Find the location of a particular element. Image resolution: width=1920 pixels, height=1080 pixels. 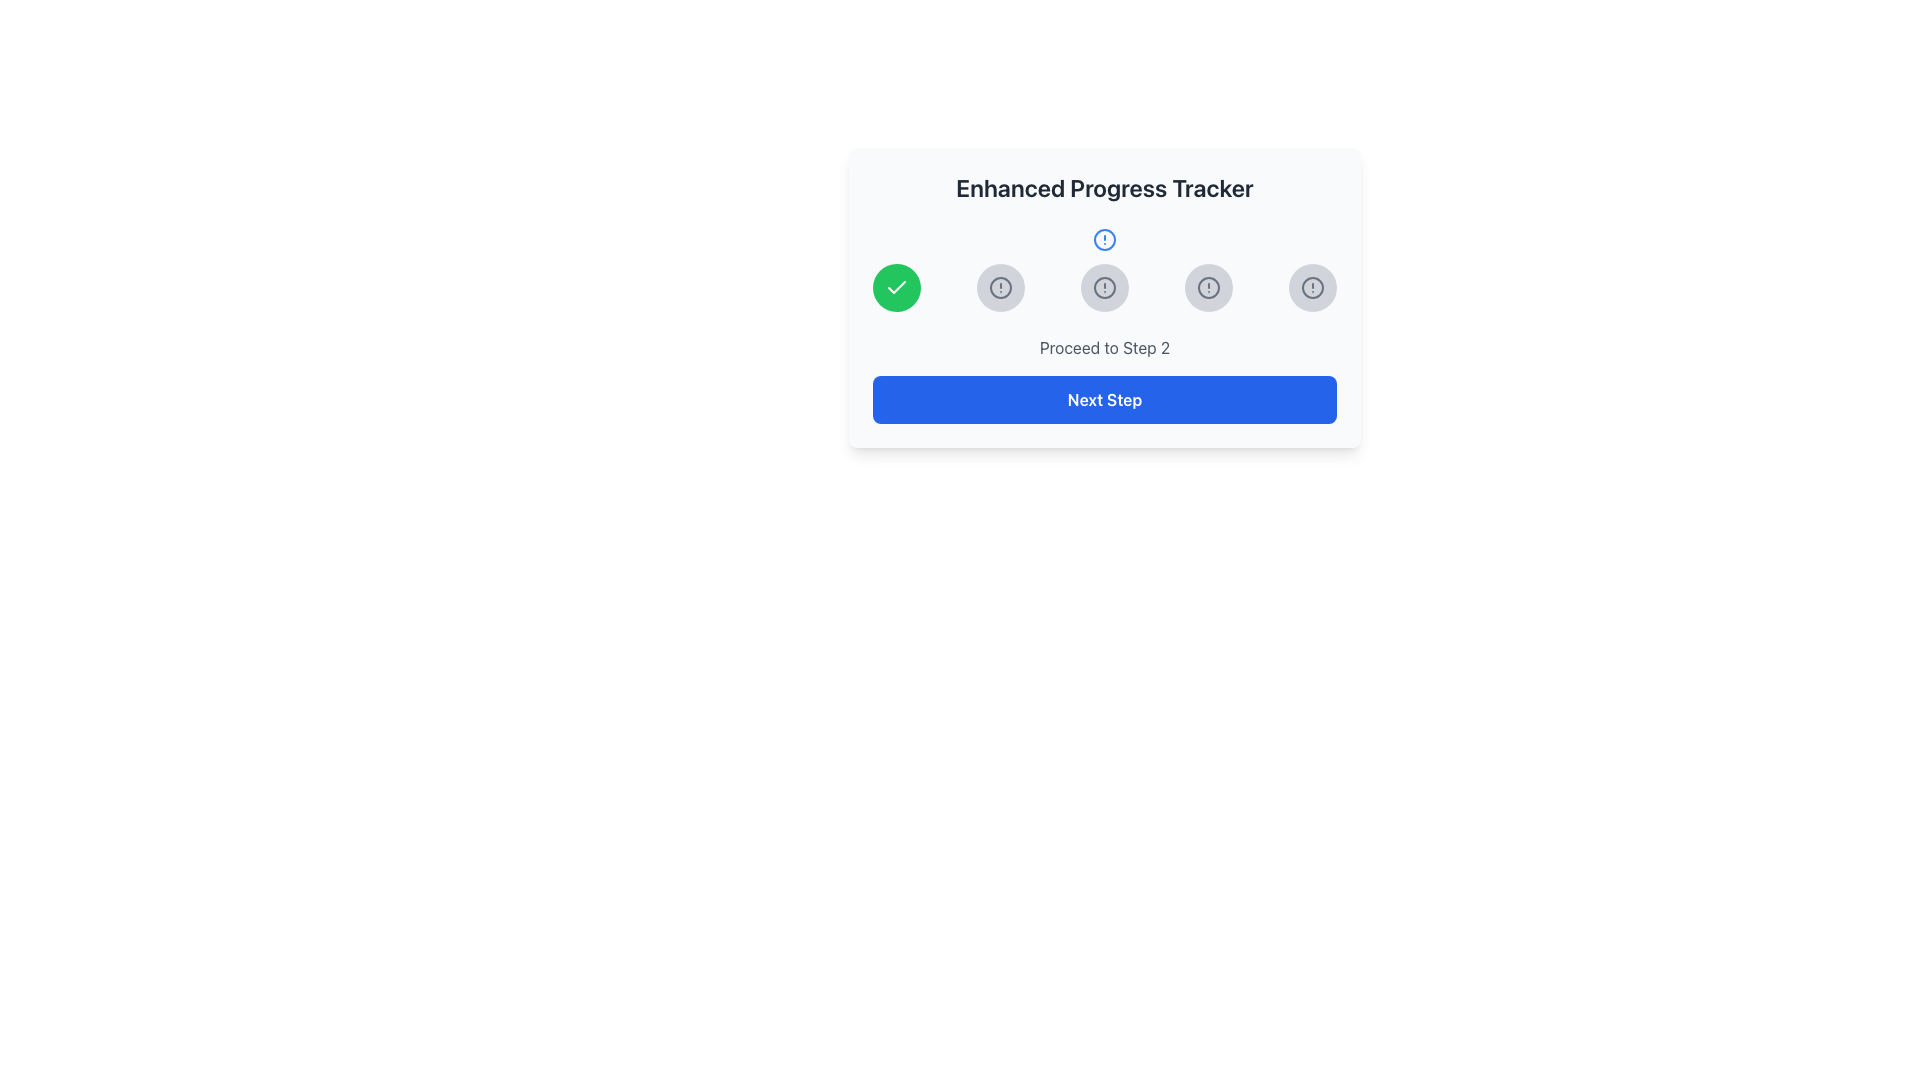

the second circular shape in the progress indicator component, which is styled with a neutral gray outline is located at coordinates (1001, 288).